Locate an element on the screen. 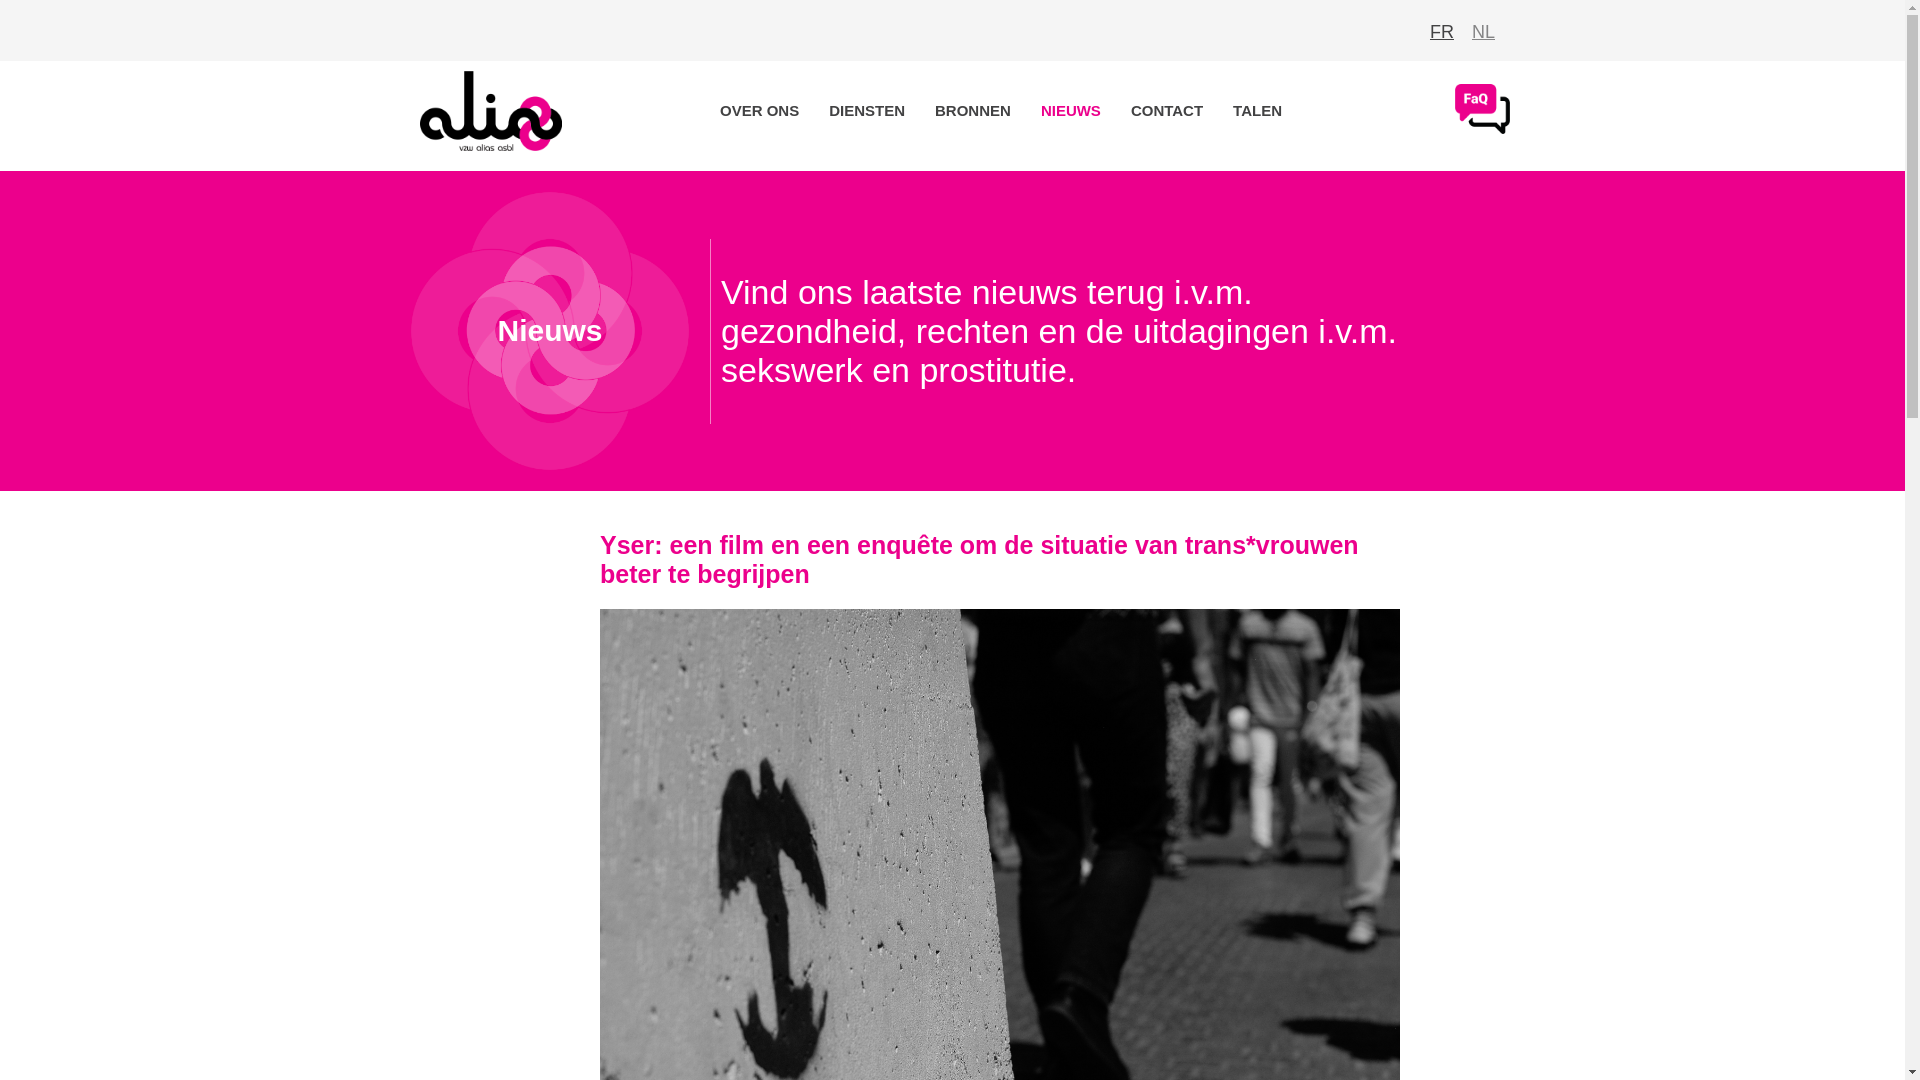  'NL' is located at coordinates (1472, 31).